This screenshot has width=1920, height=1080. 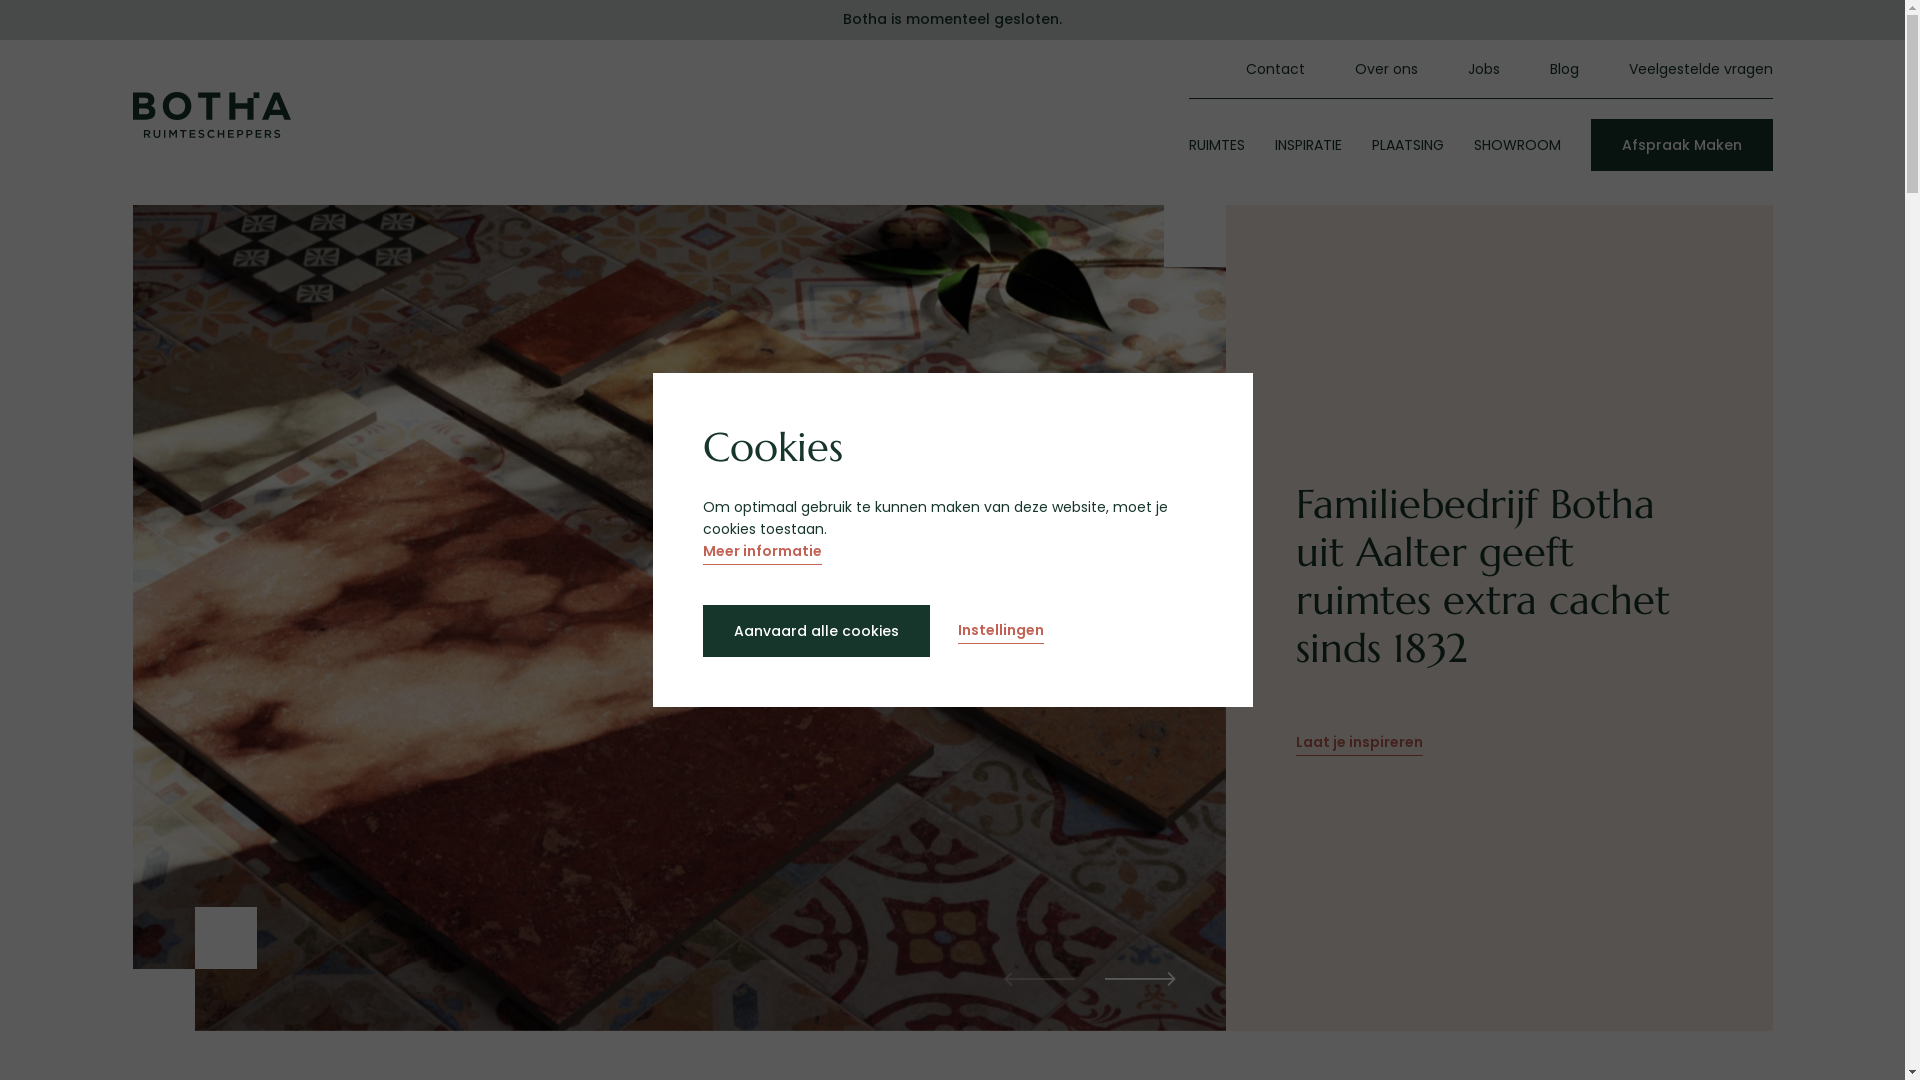 I want to click on 'Blog', so click(x=1563, y=68).